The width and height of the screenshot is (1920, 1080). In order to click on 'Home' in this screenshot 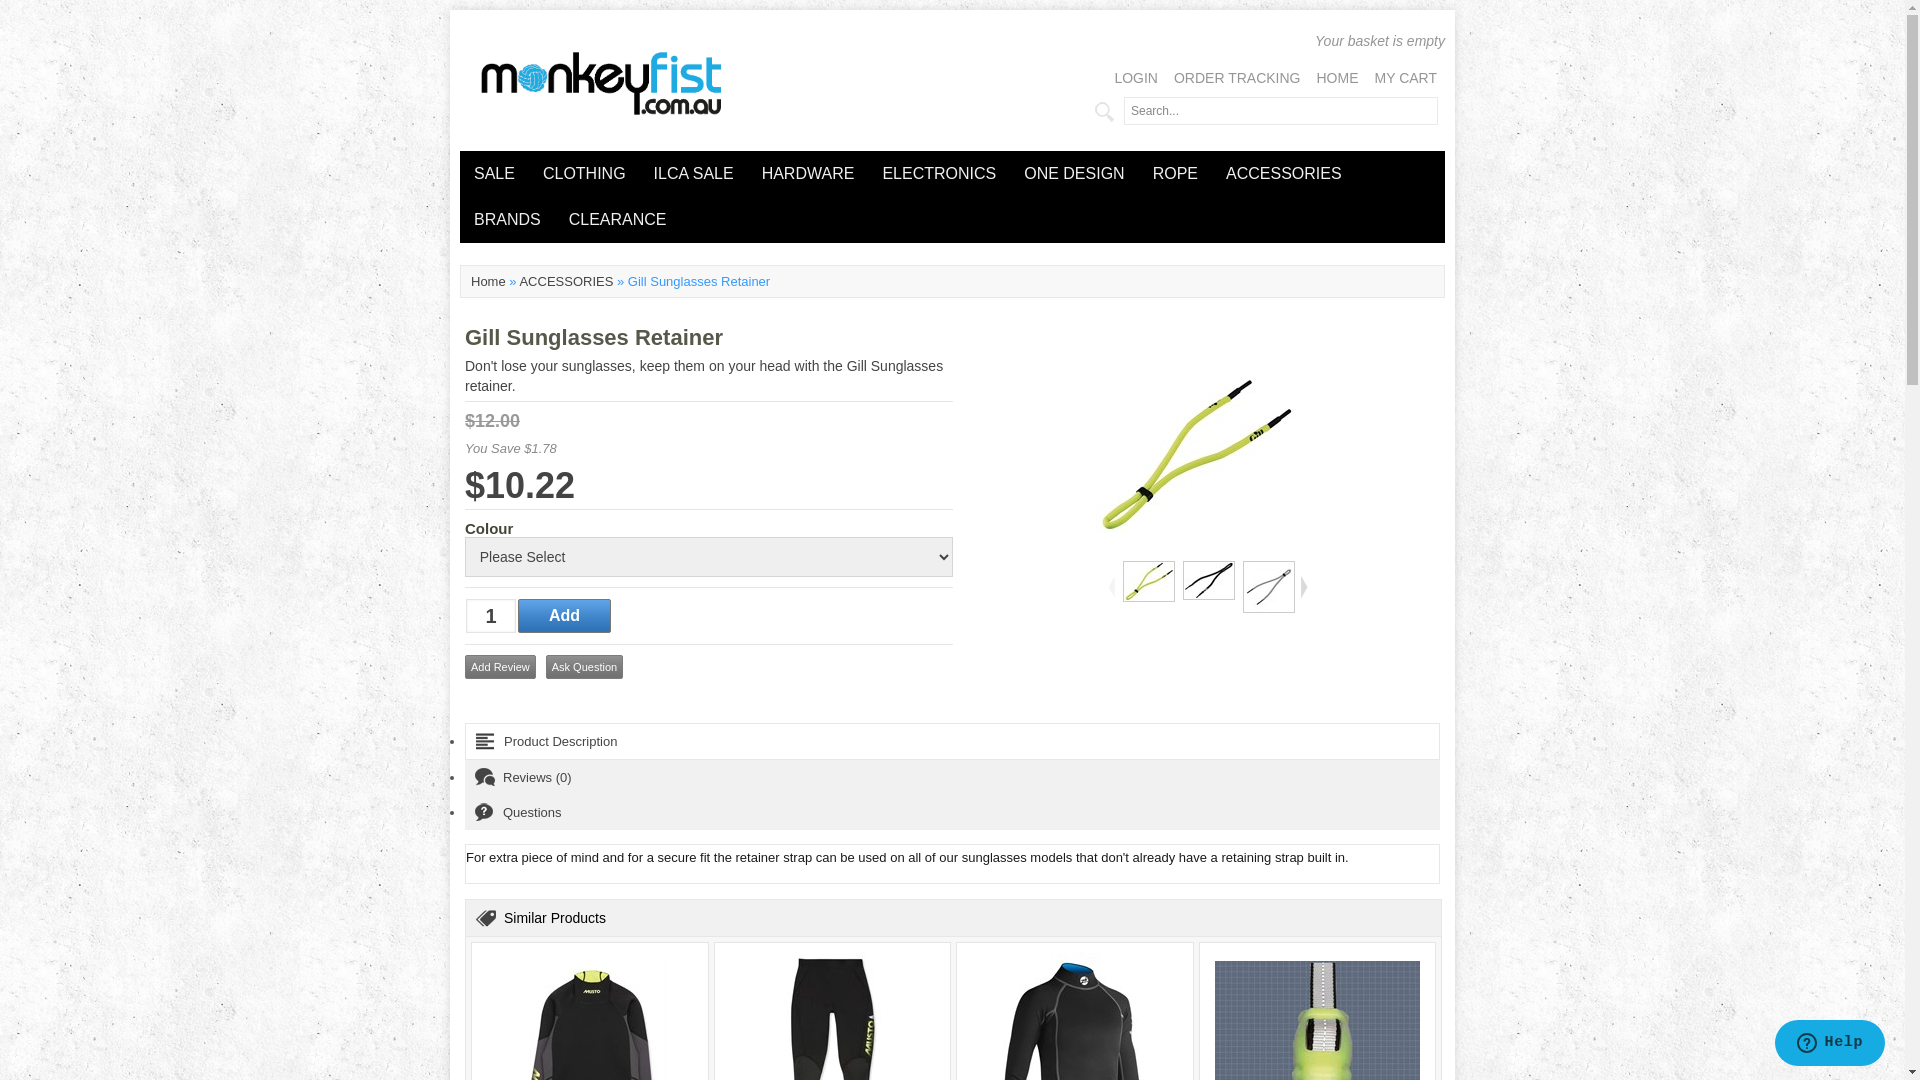, I will do `click(488, 281)`.